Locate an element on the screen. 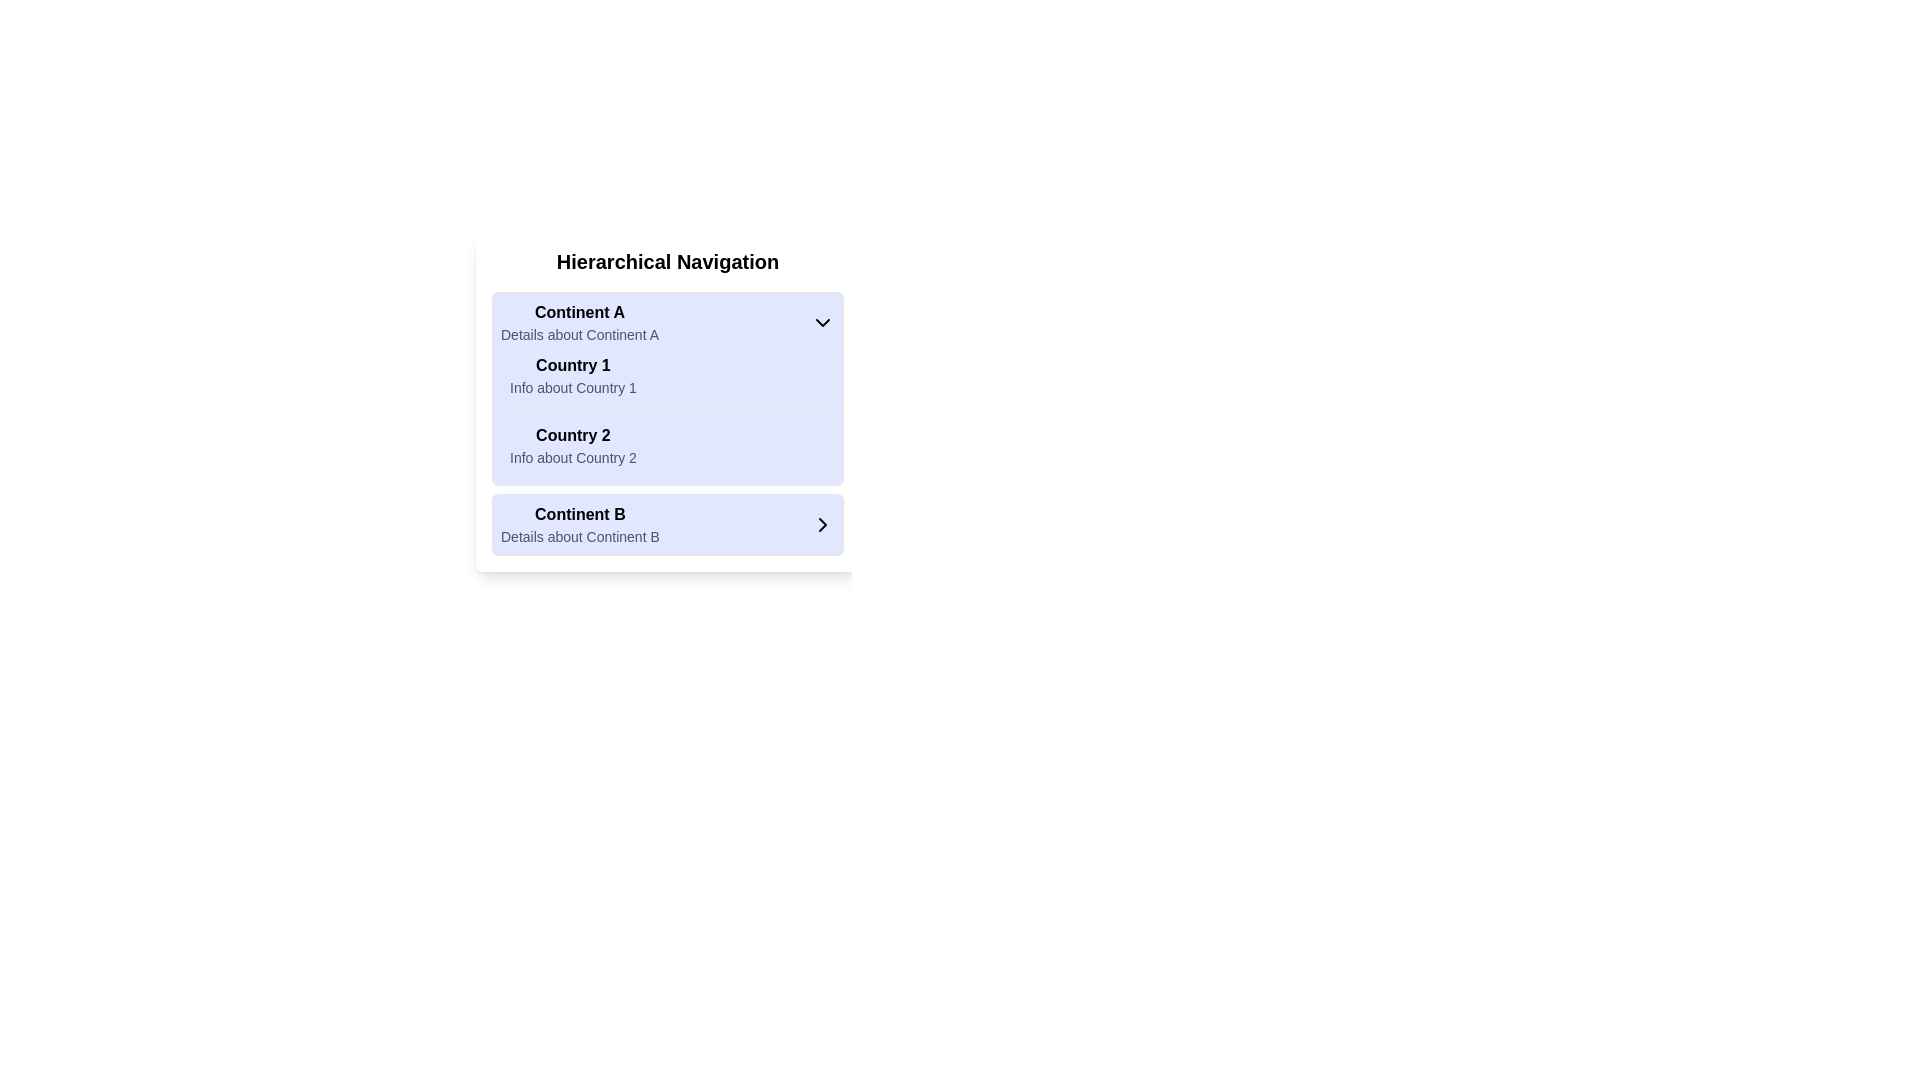  the hierarchical navigation list element to interact with its nested sections and headings is located at coordinates (667, 423).